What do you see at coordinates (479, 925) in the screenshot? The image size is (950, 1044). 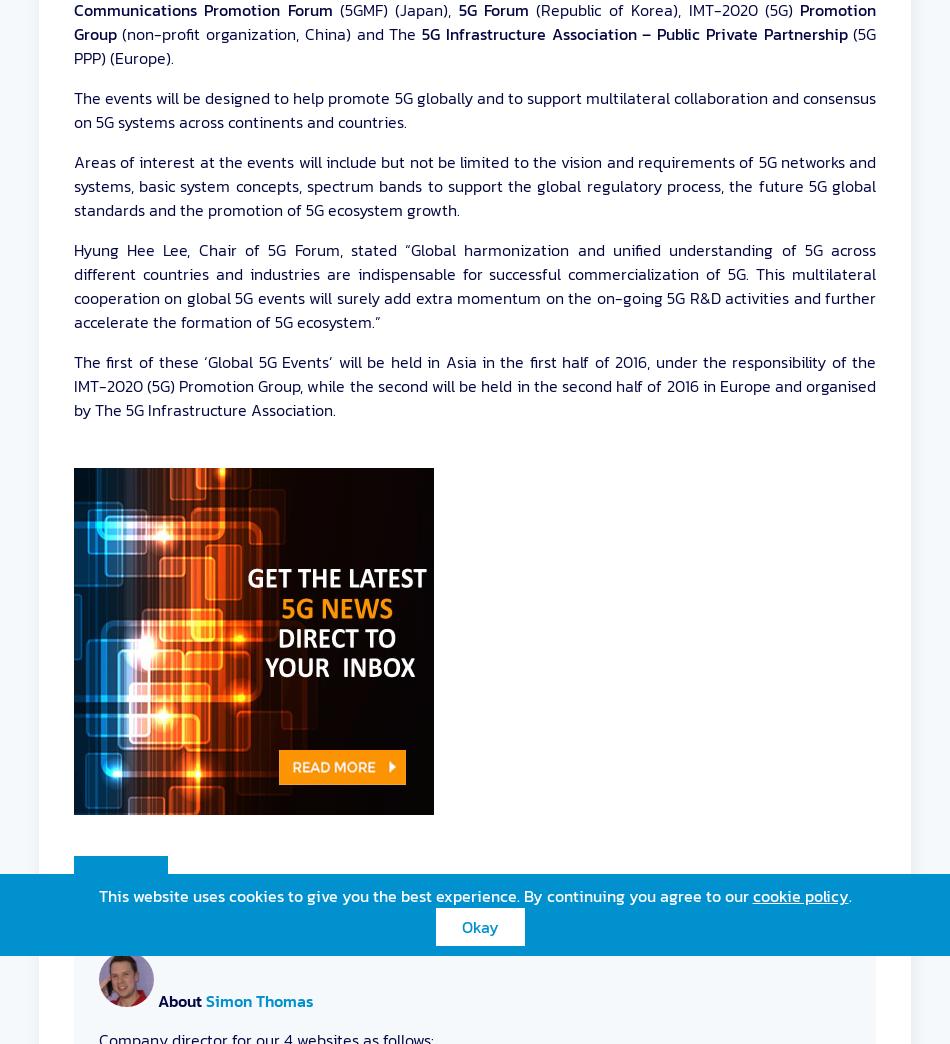 I see `'Okay'` at bounding box center [479, 925].